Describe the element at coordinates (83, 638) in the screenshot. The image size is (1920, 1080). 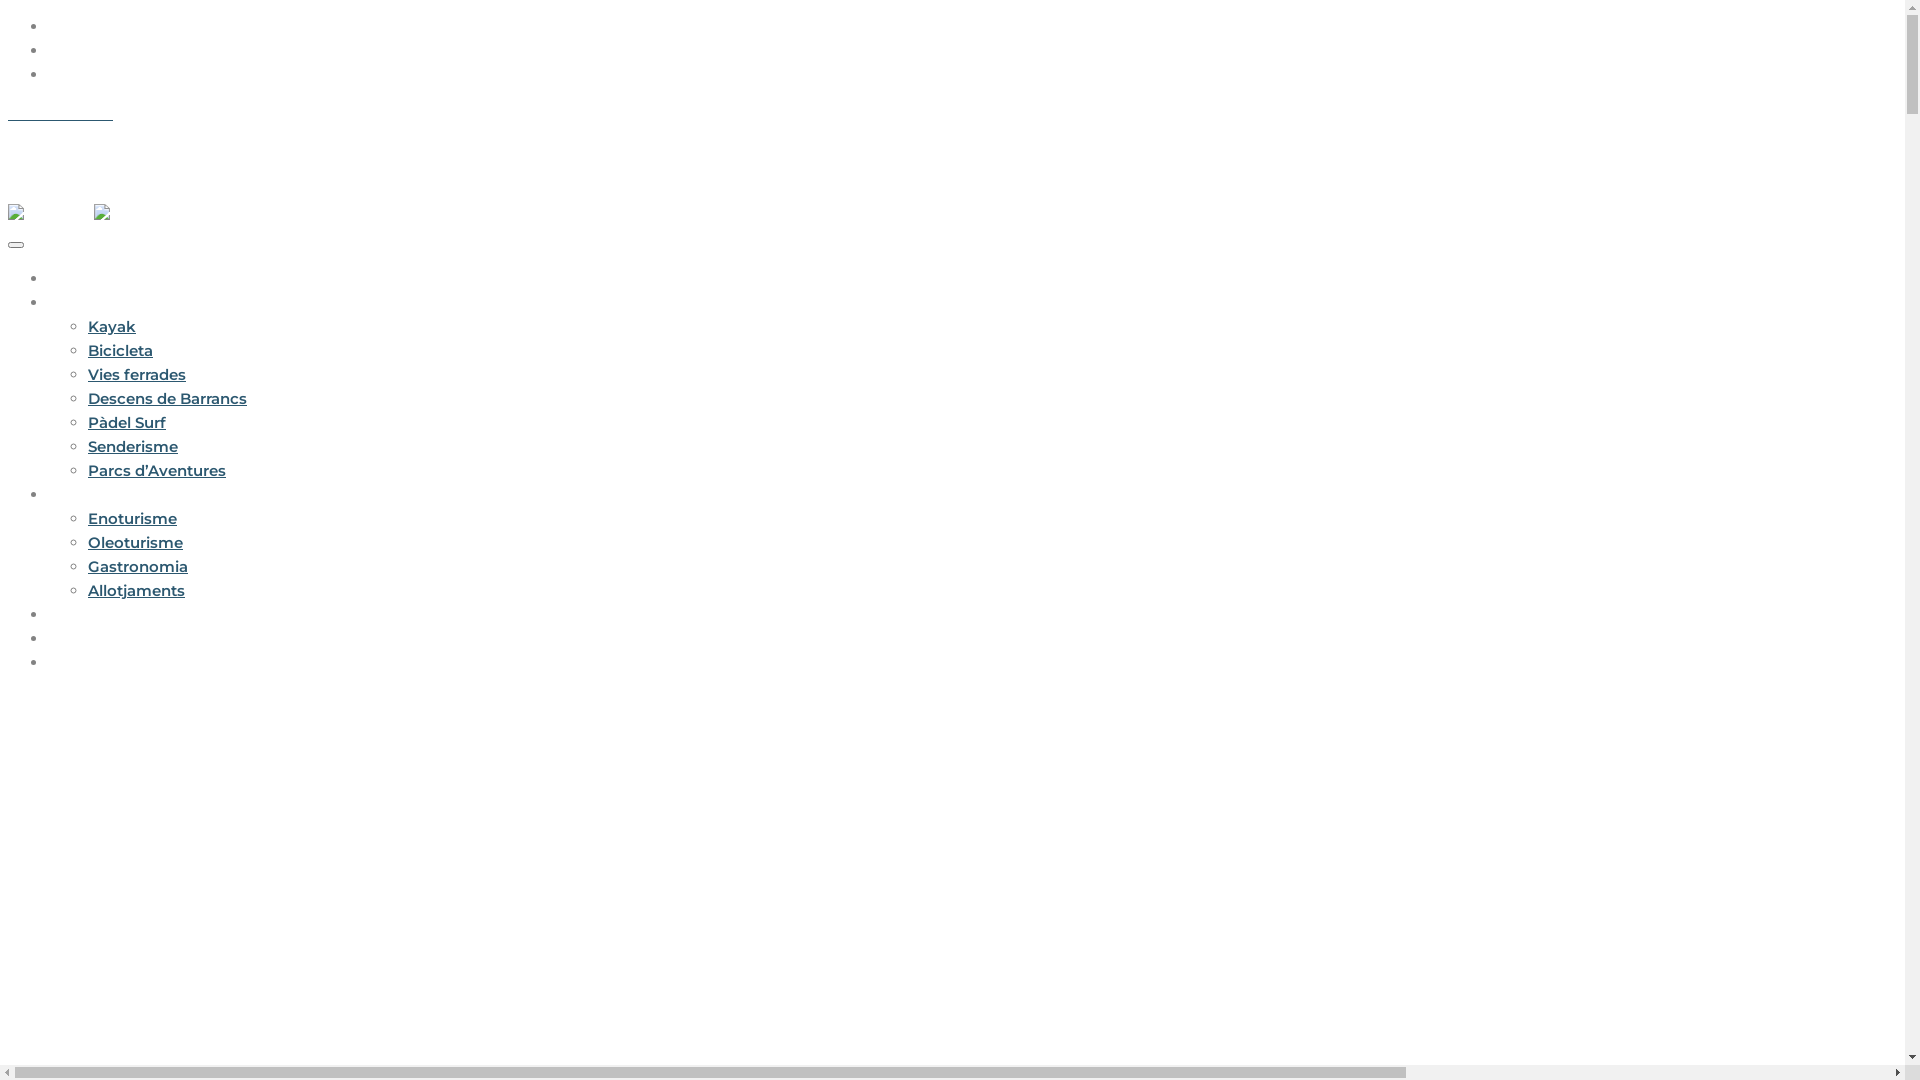
I see `'Qui som?'` at that location.